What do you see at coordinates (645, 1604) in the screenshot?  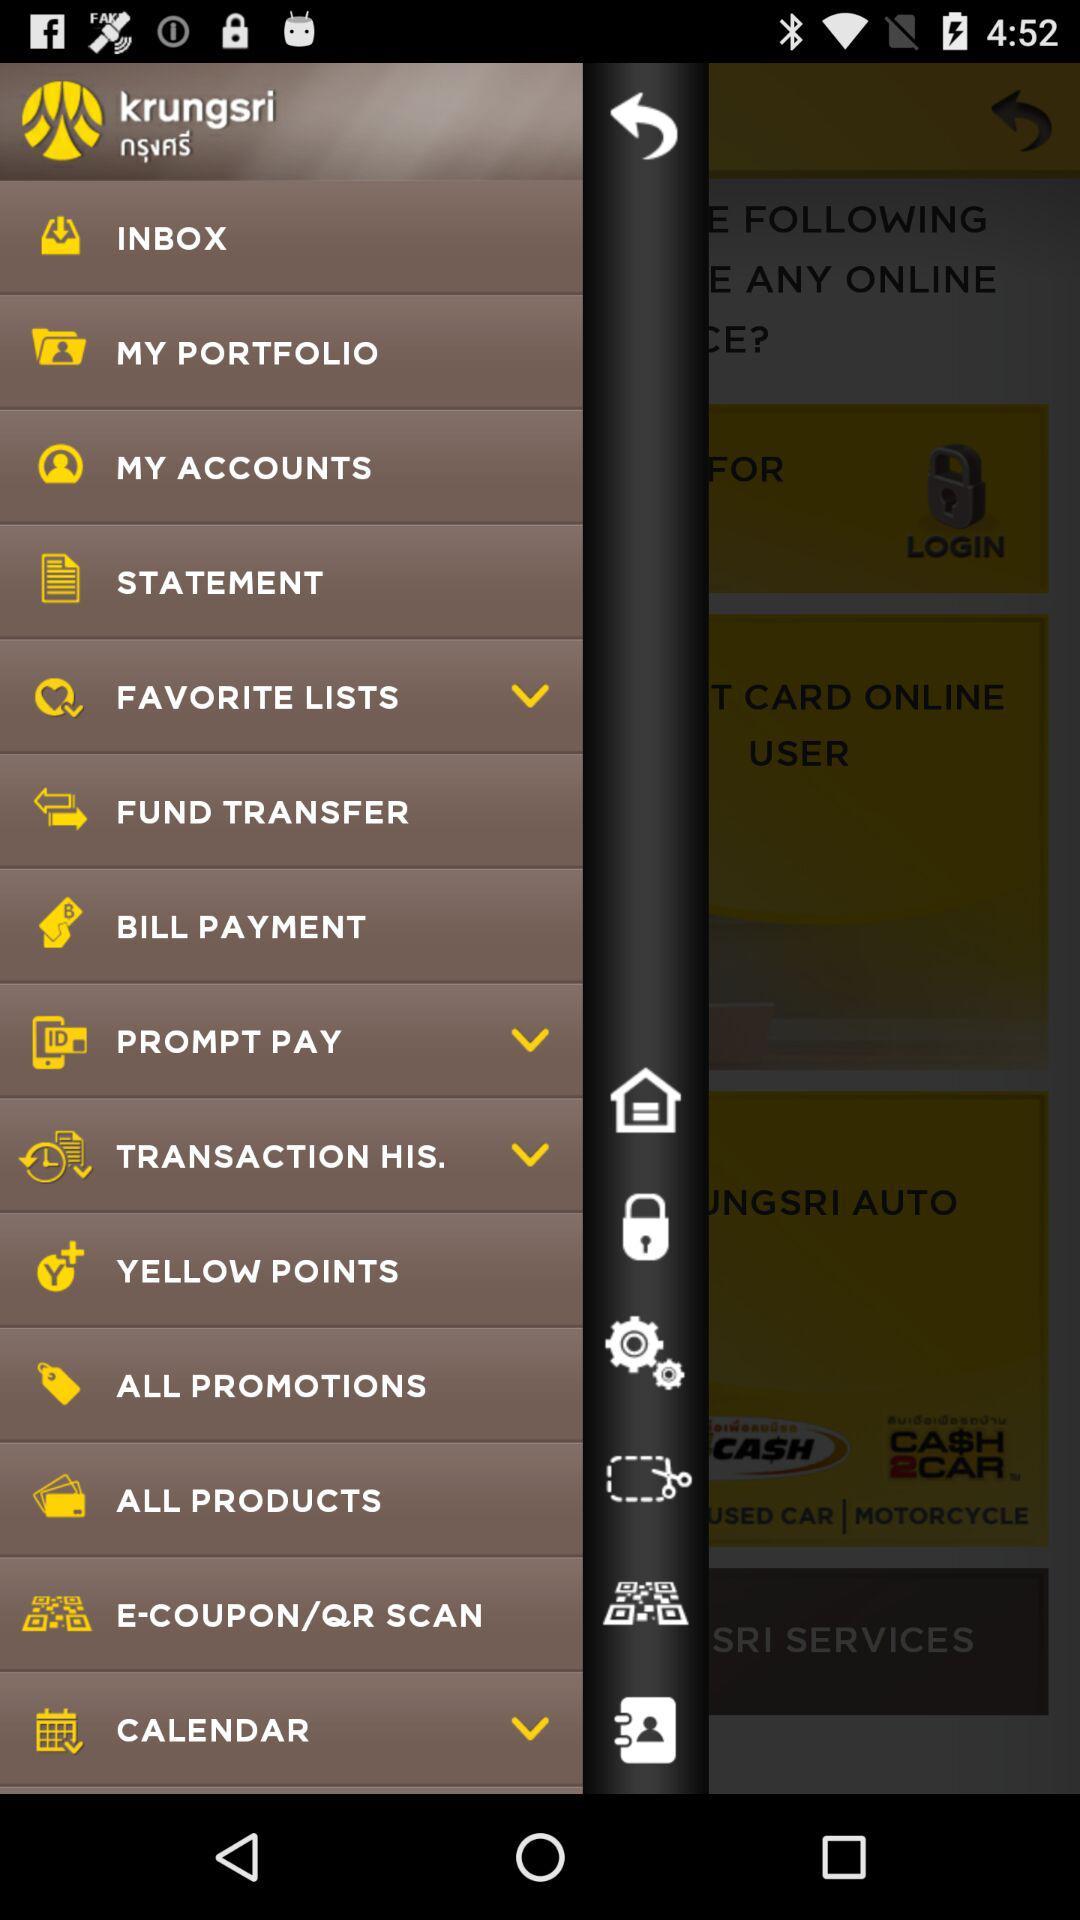 I see `qr scan` at bounding box center [645, 1604].